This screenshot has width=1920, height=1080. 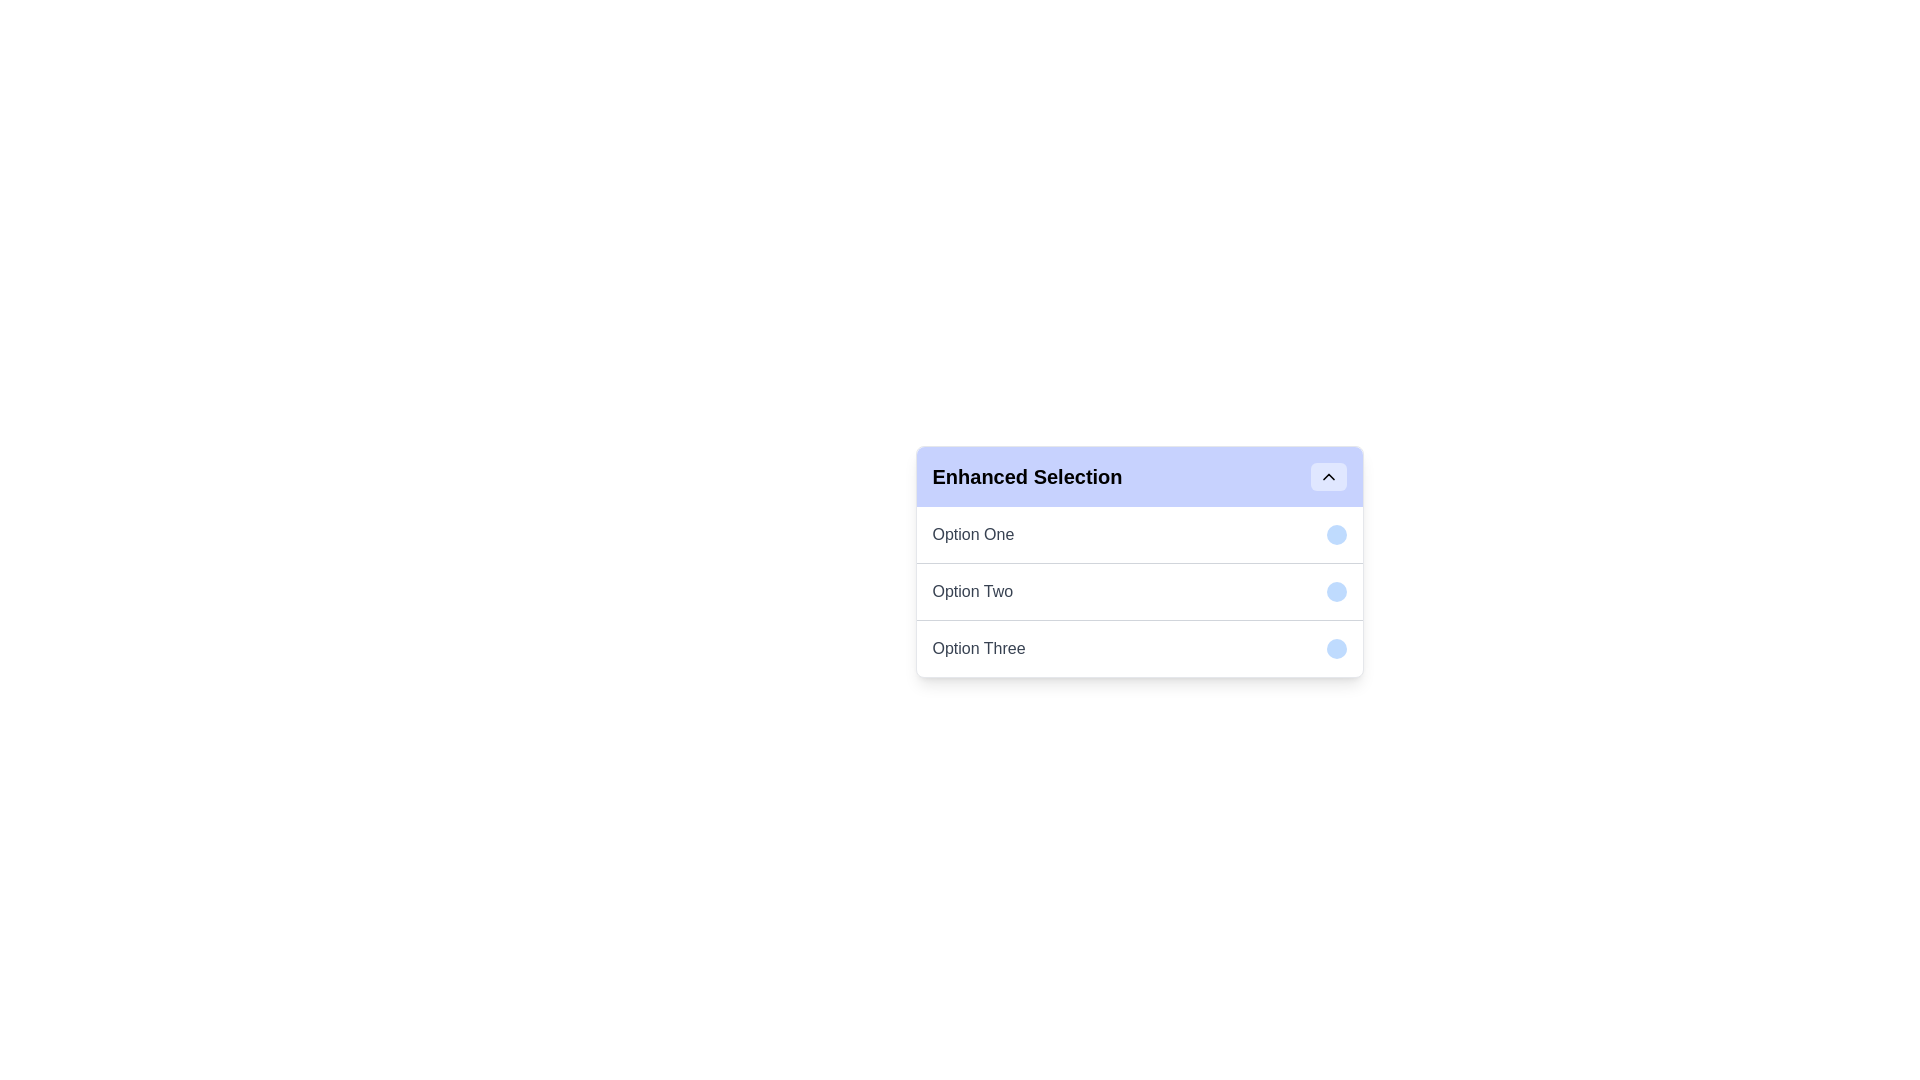 What do you see at coordinates (973, 534) in the screenshot?
I see `the first text label option under the 'Enhanced Selection' header, which has a blue-circled indicator to its right` at bounding box center [973, 534].